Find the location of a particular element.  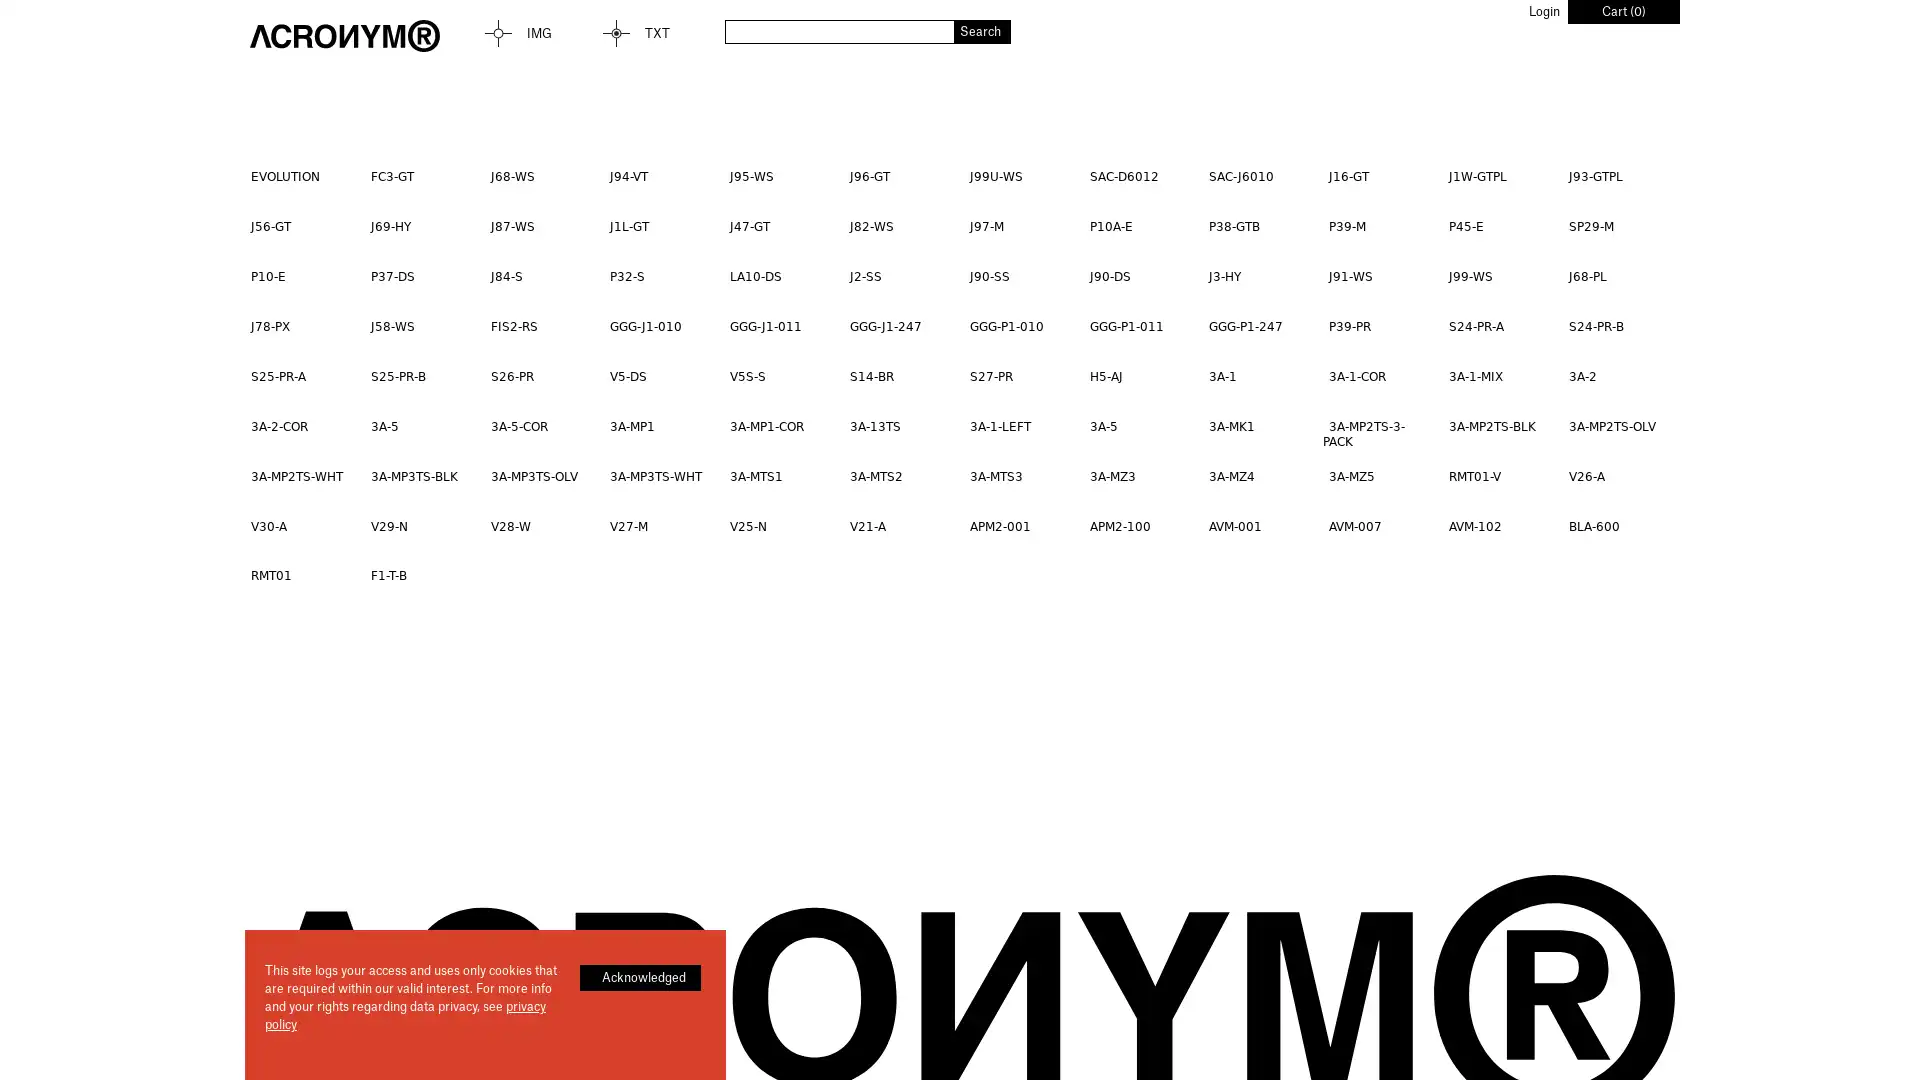

Acknowledged is located at coordinates (640, 977).